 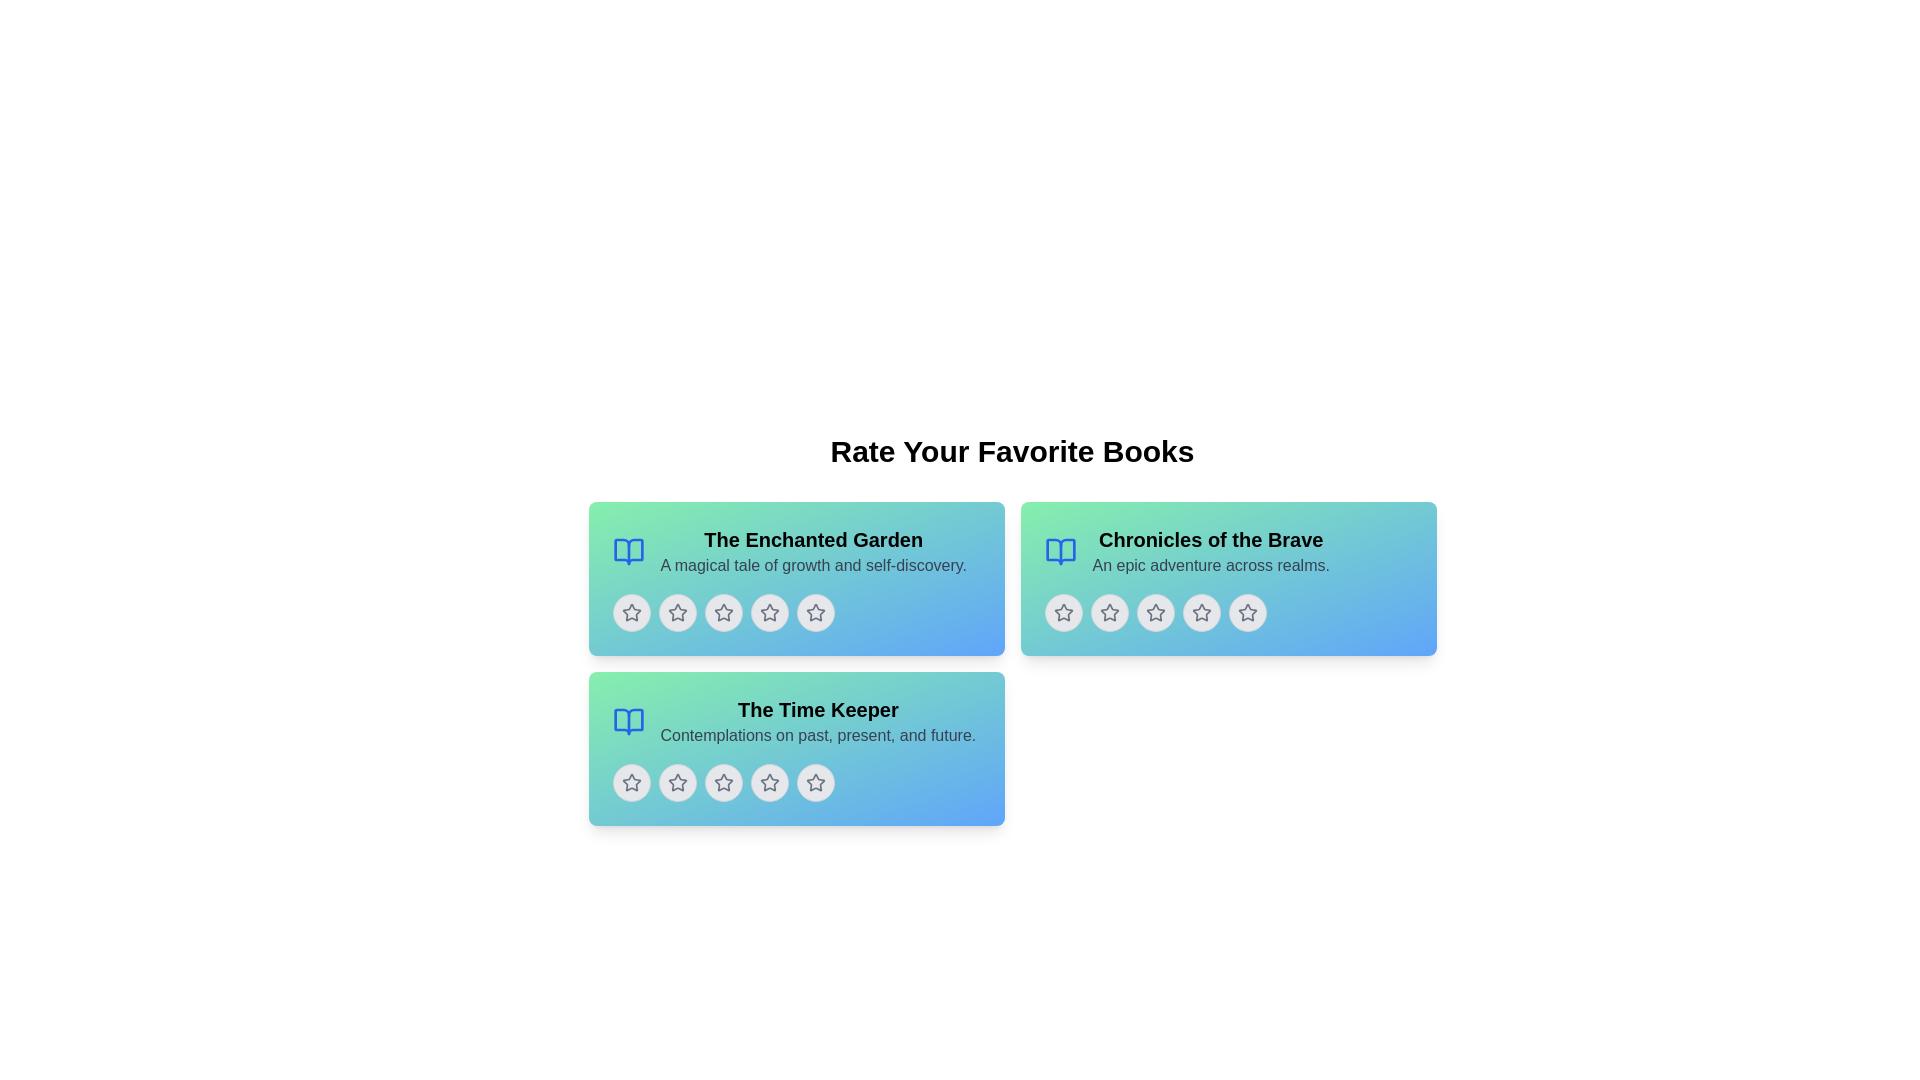 I want to click on the decorative icon associated with the title 'The Time Keeper' located at the top-left corner of the bottom-left card, so click(x=627, y=721).